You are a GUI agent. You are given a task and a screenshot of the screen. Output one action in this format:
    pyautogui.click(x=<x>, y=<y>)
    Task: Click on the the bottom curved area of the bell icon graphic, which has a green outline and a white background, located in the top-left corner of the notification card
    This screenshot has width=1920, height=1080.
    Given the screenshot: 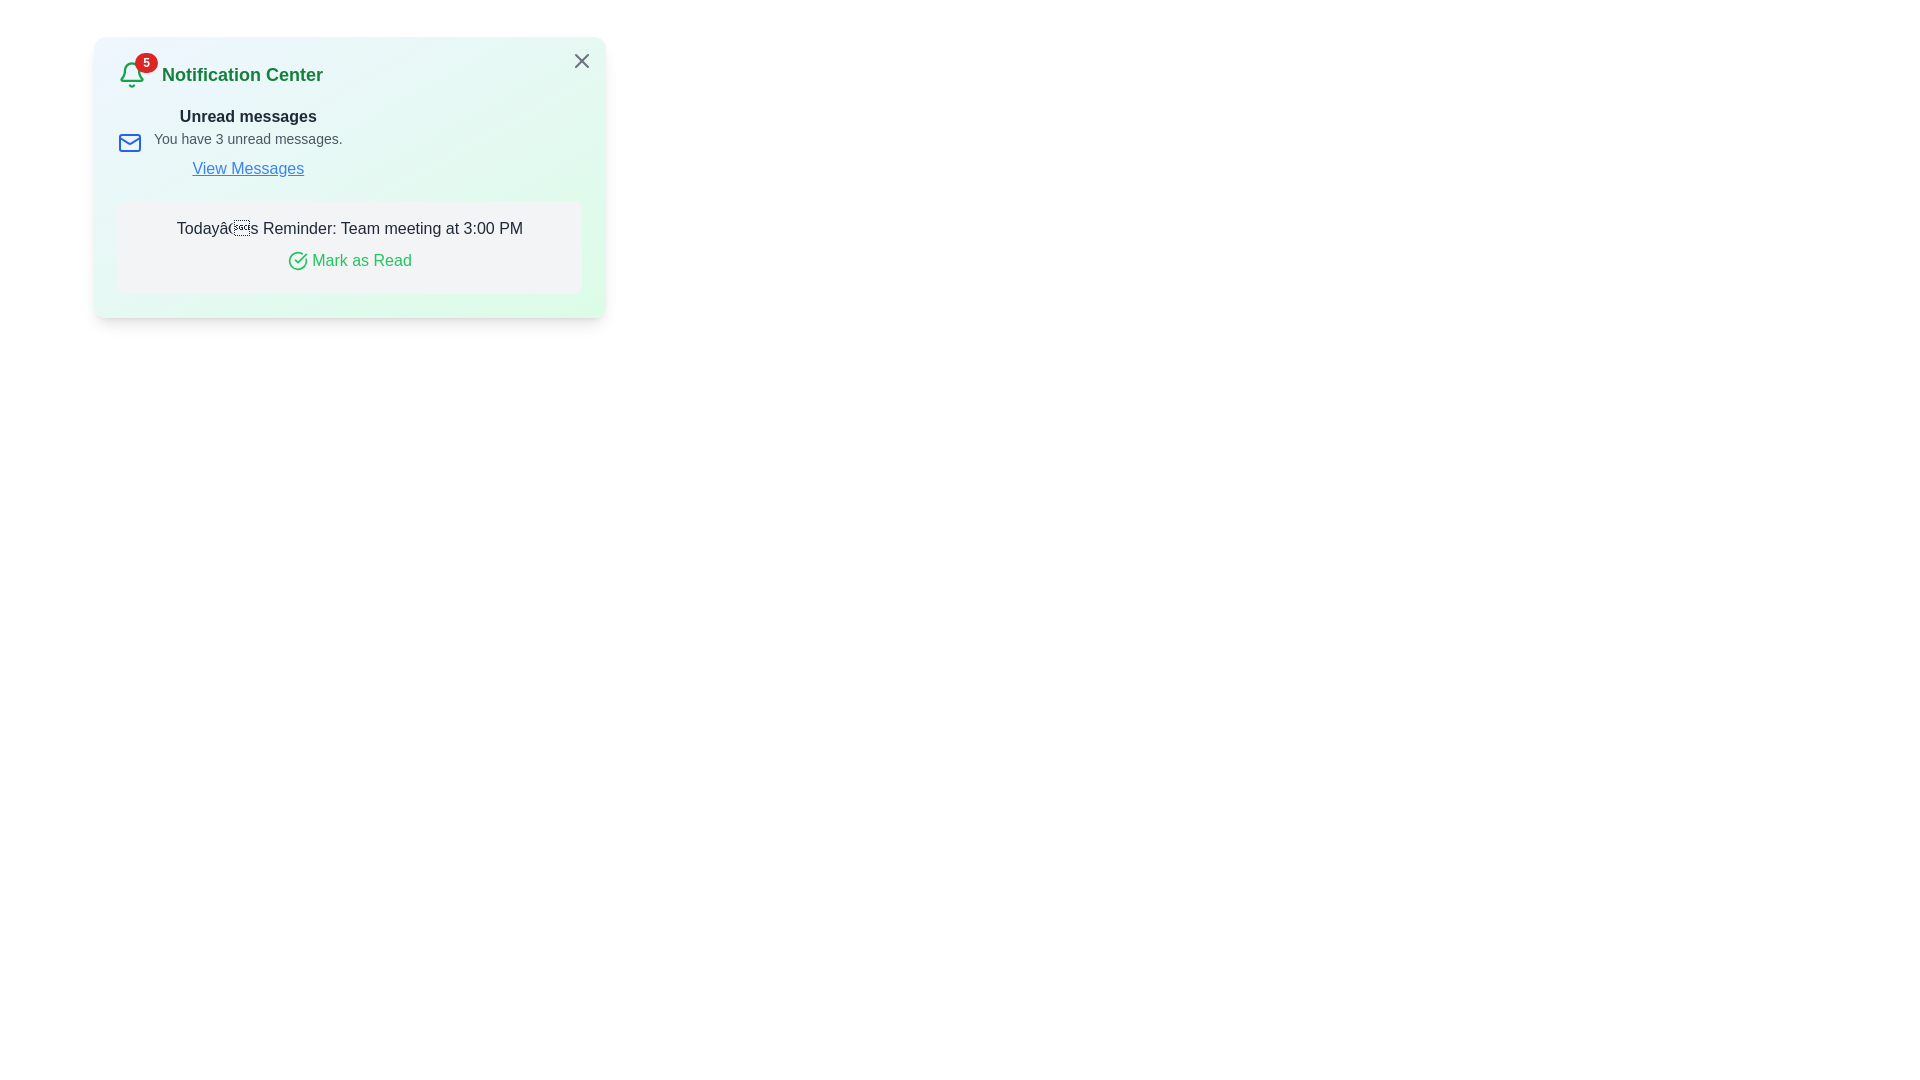 What is the action you would take?
    pyautogui.click(x=131, y=71)
    